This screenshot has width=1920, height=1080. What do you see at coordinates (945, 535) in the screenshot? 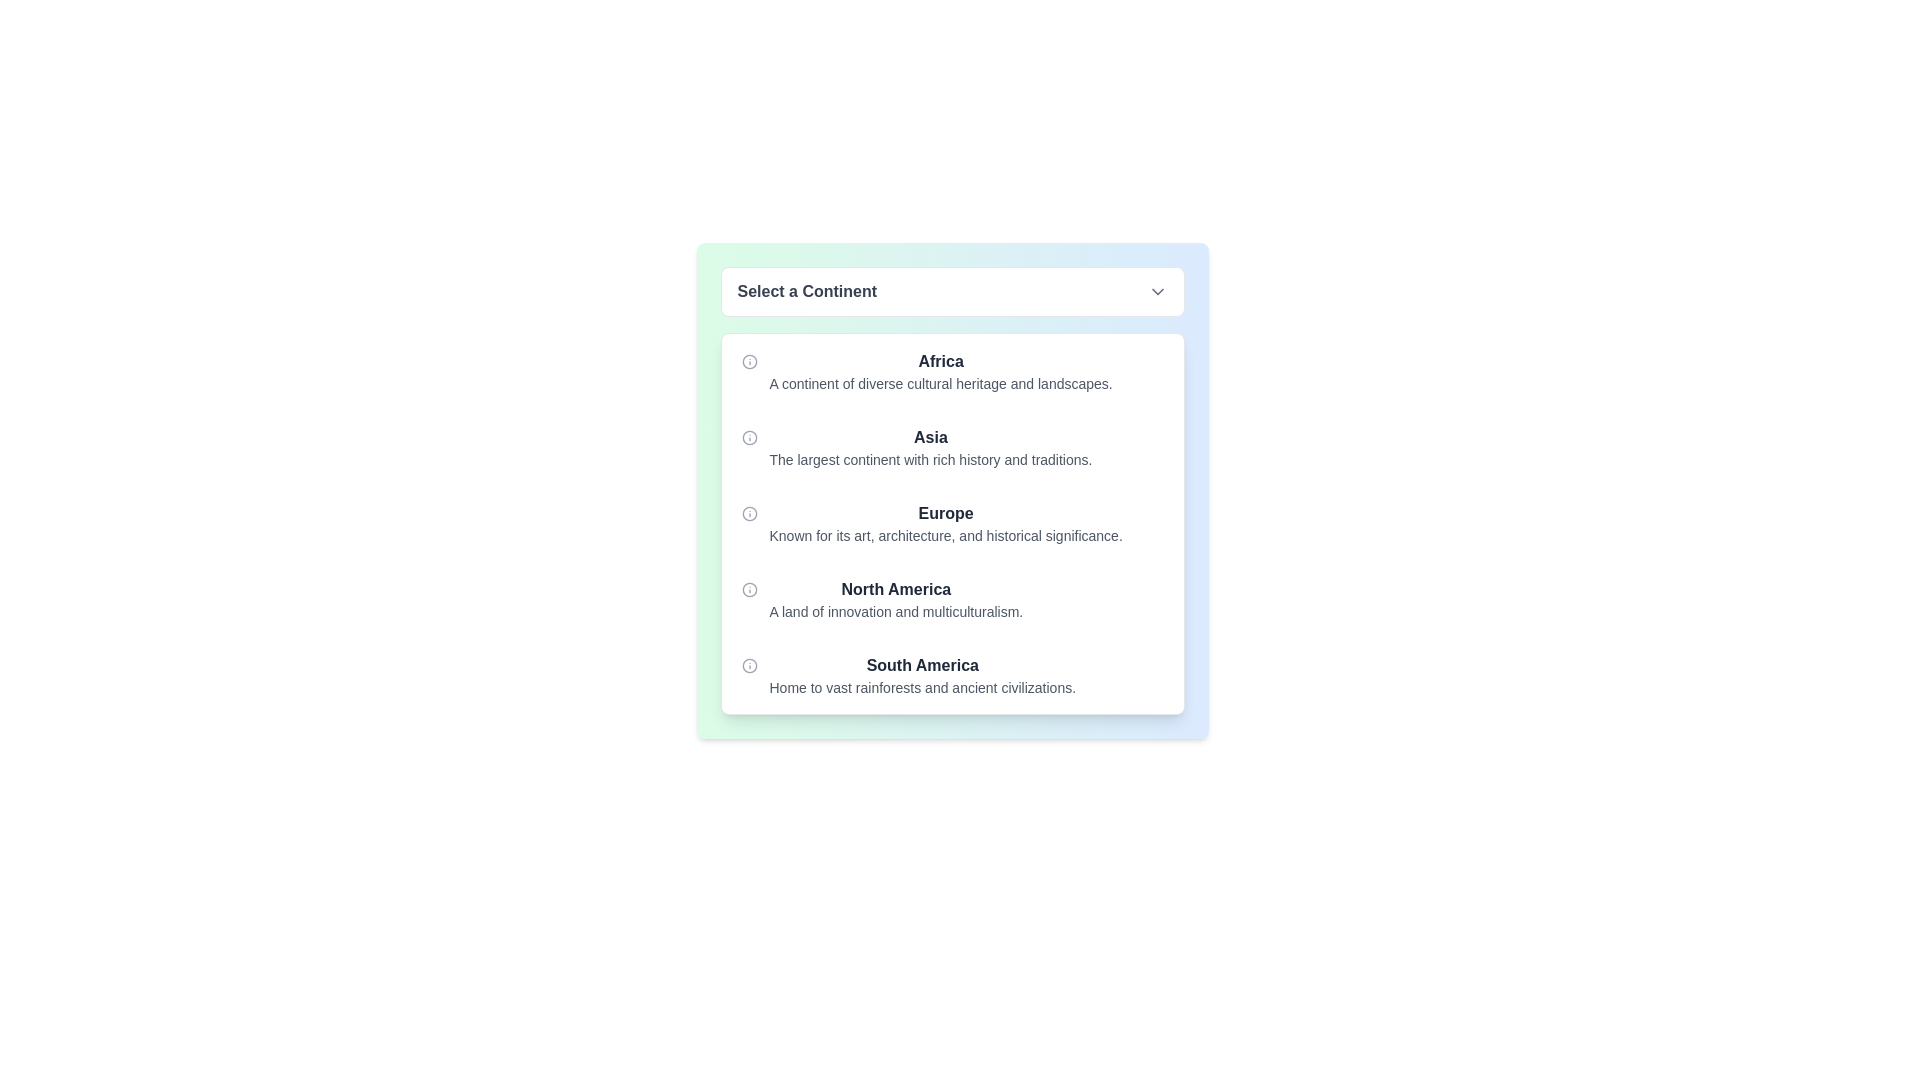
I see `the descriptive text element providing additional information about the continent 'Europe', located beneath the title 'Europe' within a list of selectable continents` at bounding box center [945, 535].